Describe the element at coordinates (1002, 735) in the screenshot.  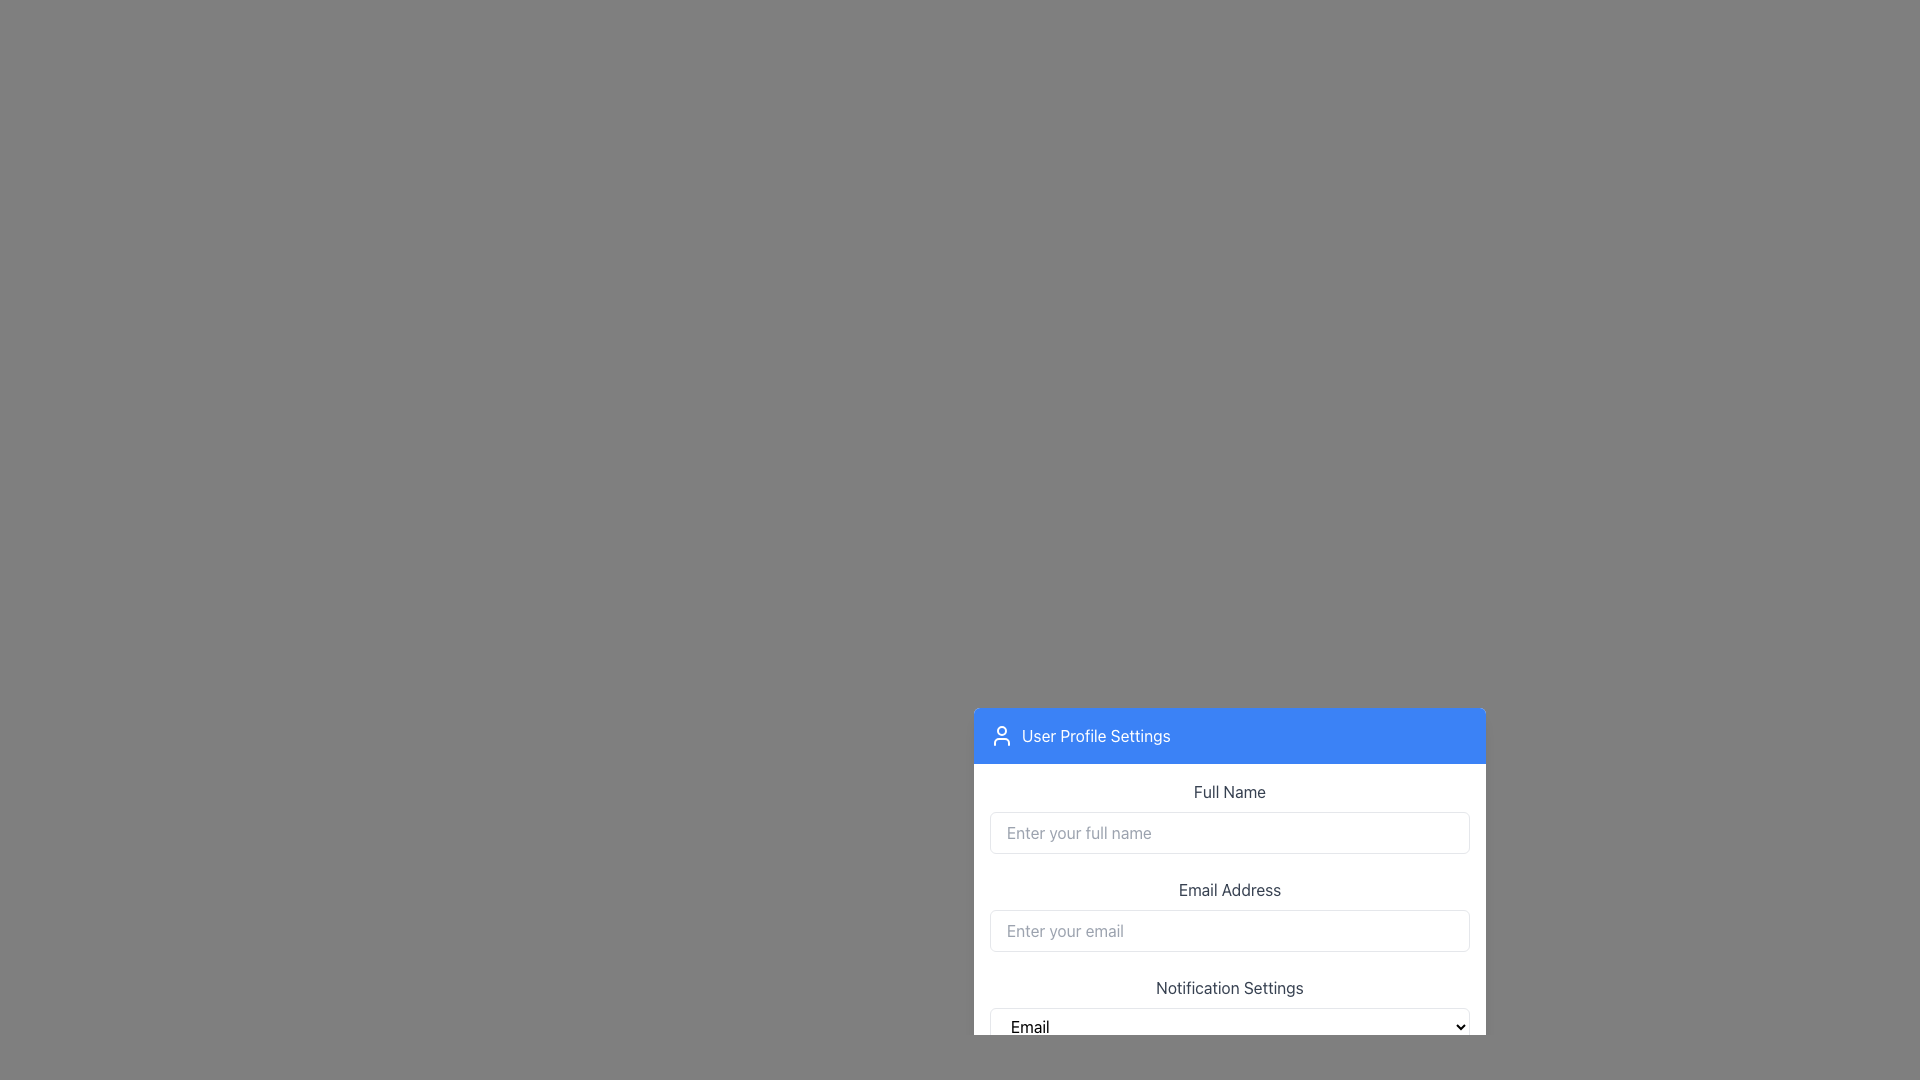
I see `the User Profile icon located in the 'User Profile Settings' section at the far left, next to the text` at that location.